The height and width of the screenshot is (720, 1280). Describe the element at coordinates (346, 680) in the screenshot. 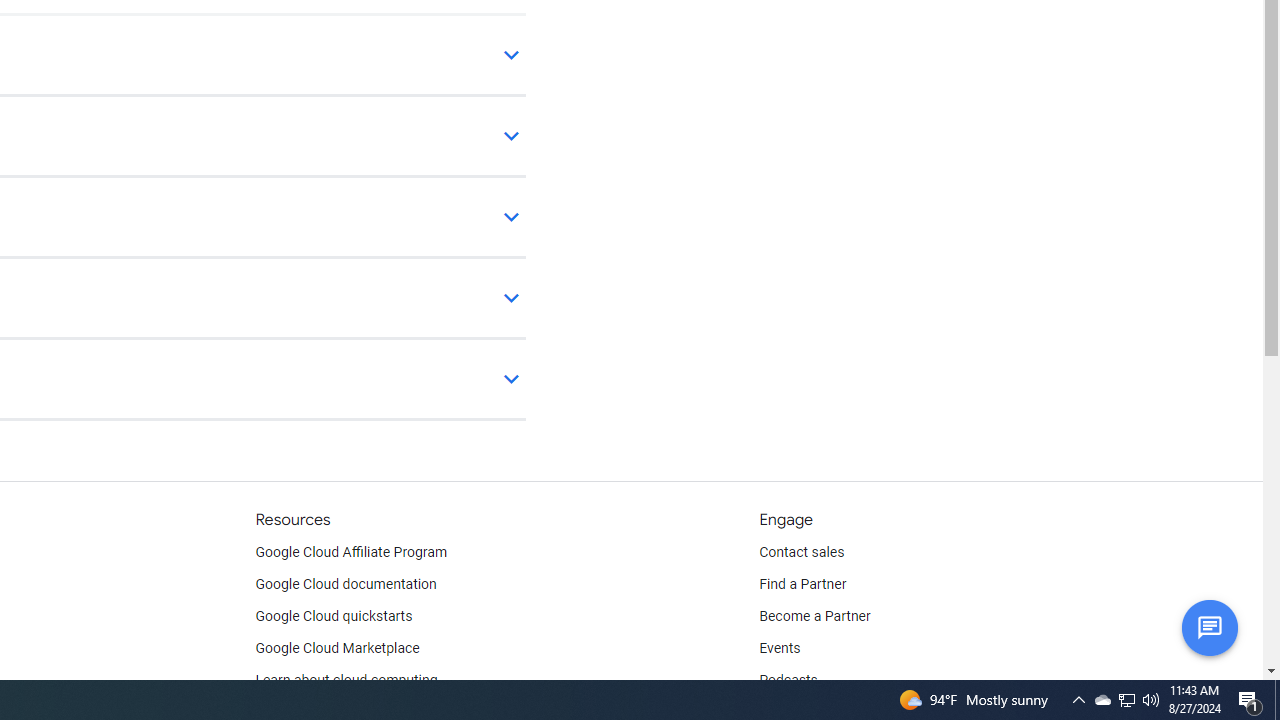

I see `'Learn about cloud computing'` at that location.